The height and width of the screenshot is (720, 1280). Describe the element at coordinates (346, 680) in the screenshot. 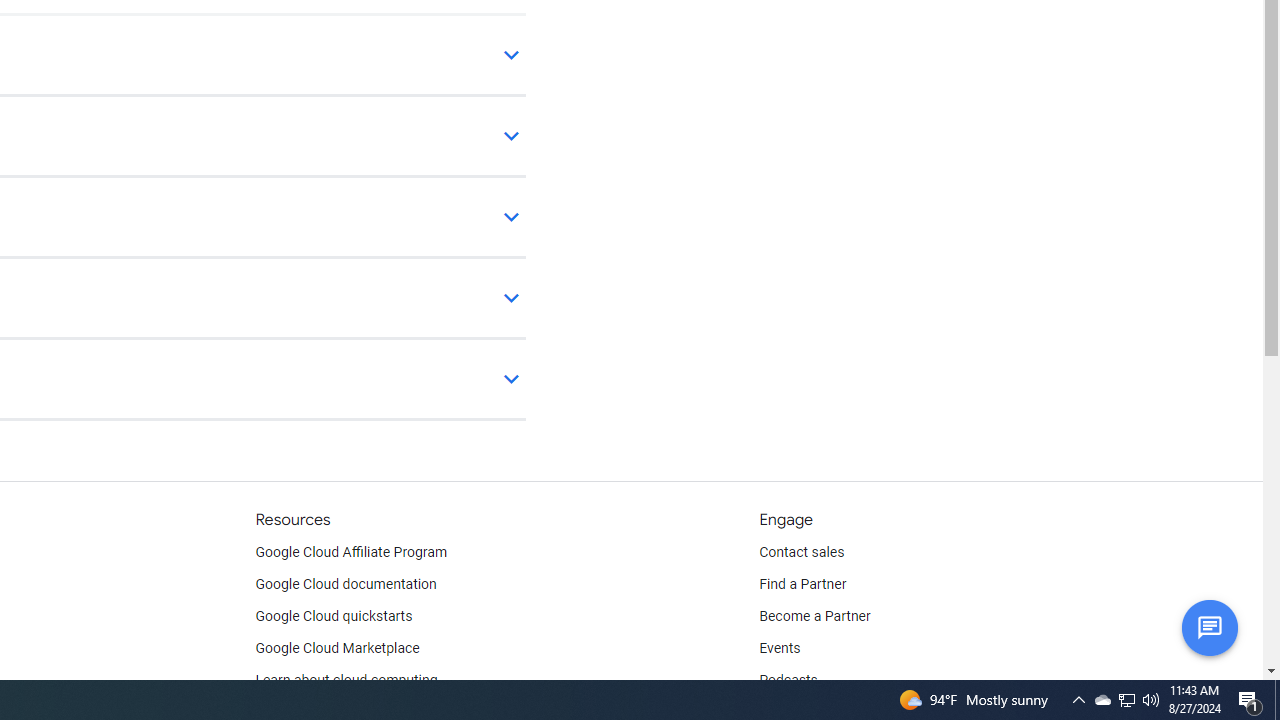

I see `'Learn about cloud computing'` at that location.